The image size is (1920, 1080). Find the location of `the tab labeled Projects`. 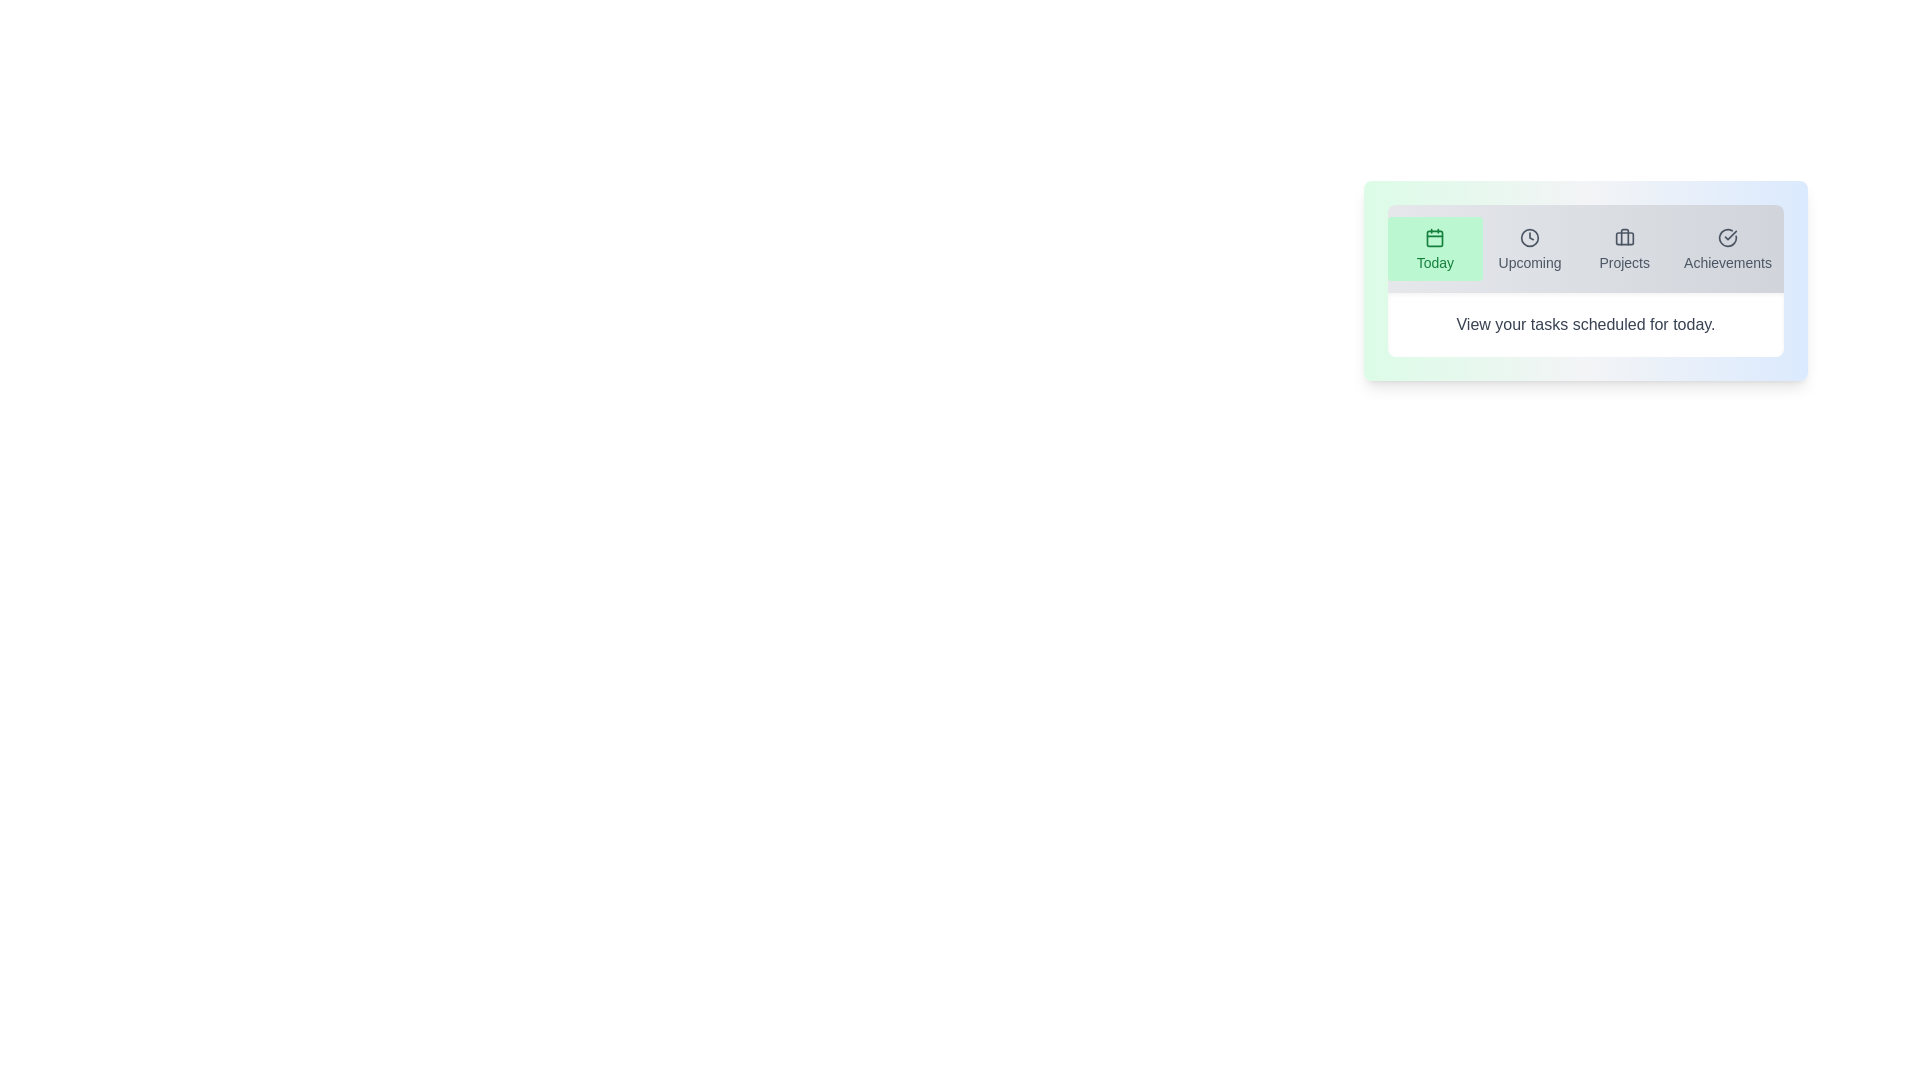

the tab labeled Projects is located at coordinates (1625, 248).